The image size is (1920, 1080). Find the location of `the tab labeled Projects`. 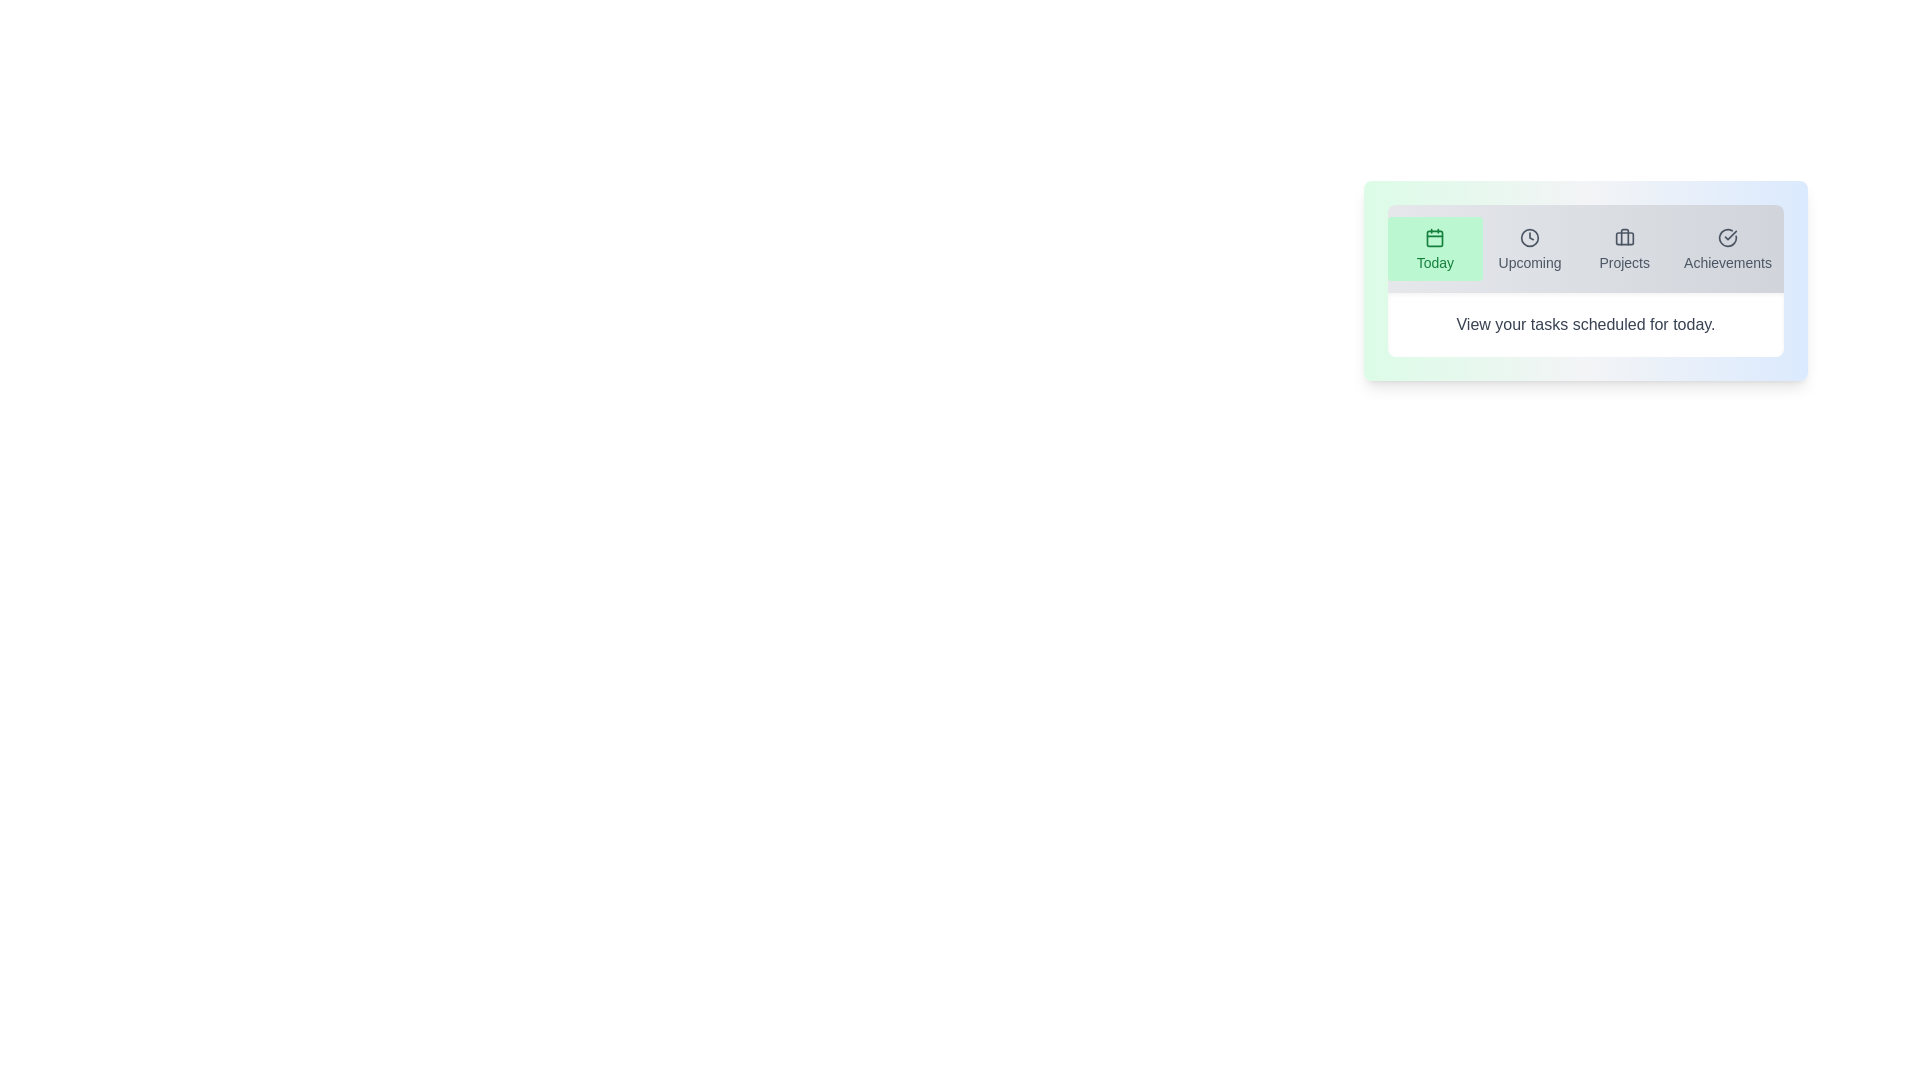

the tab labeled Projects is located at coordinates (1625, 248).